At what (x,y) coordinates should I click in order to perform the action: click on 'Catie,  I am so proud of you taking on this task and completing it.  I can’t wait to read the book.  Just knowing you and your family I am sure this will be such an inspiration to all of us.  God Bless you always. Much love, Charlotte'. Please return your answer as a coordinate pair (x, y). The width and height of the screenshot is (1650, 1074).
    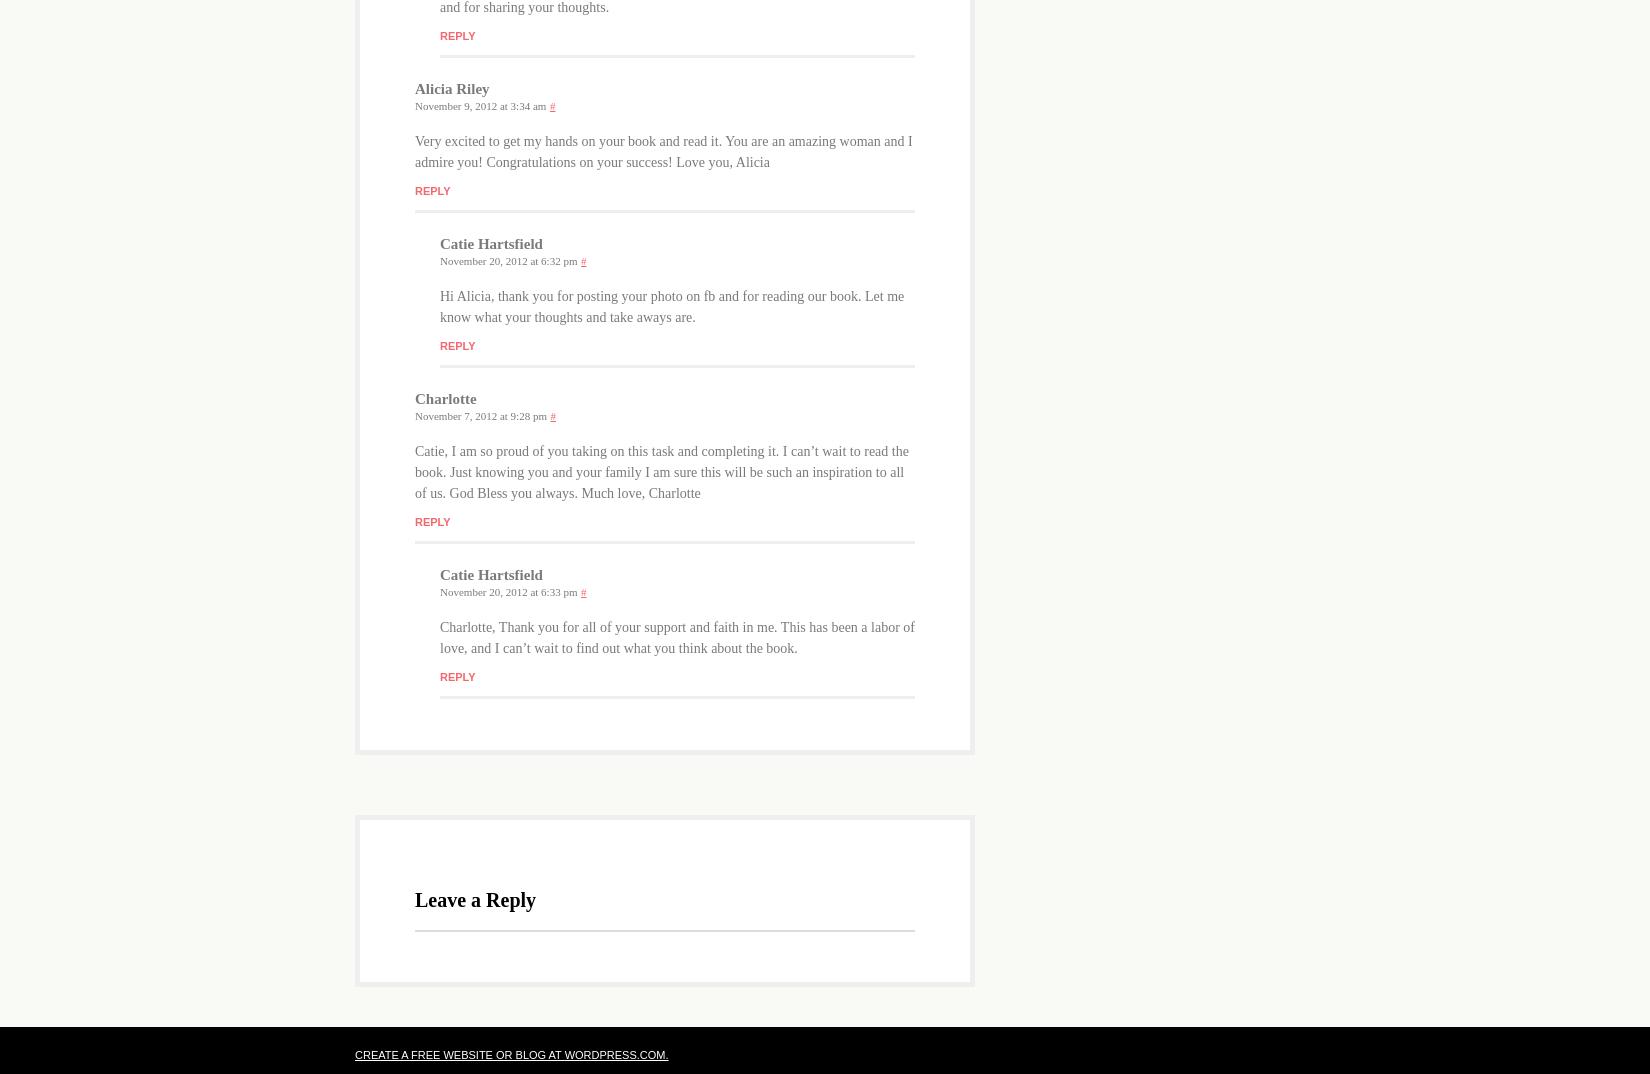
    Looking at the image, I should click on (413, 471).